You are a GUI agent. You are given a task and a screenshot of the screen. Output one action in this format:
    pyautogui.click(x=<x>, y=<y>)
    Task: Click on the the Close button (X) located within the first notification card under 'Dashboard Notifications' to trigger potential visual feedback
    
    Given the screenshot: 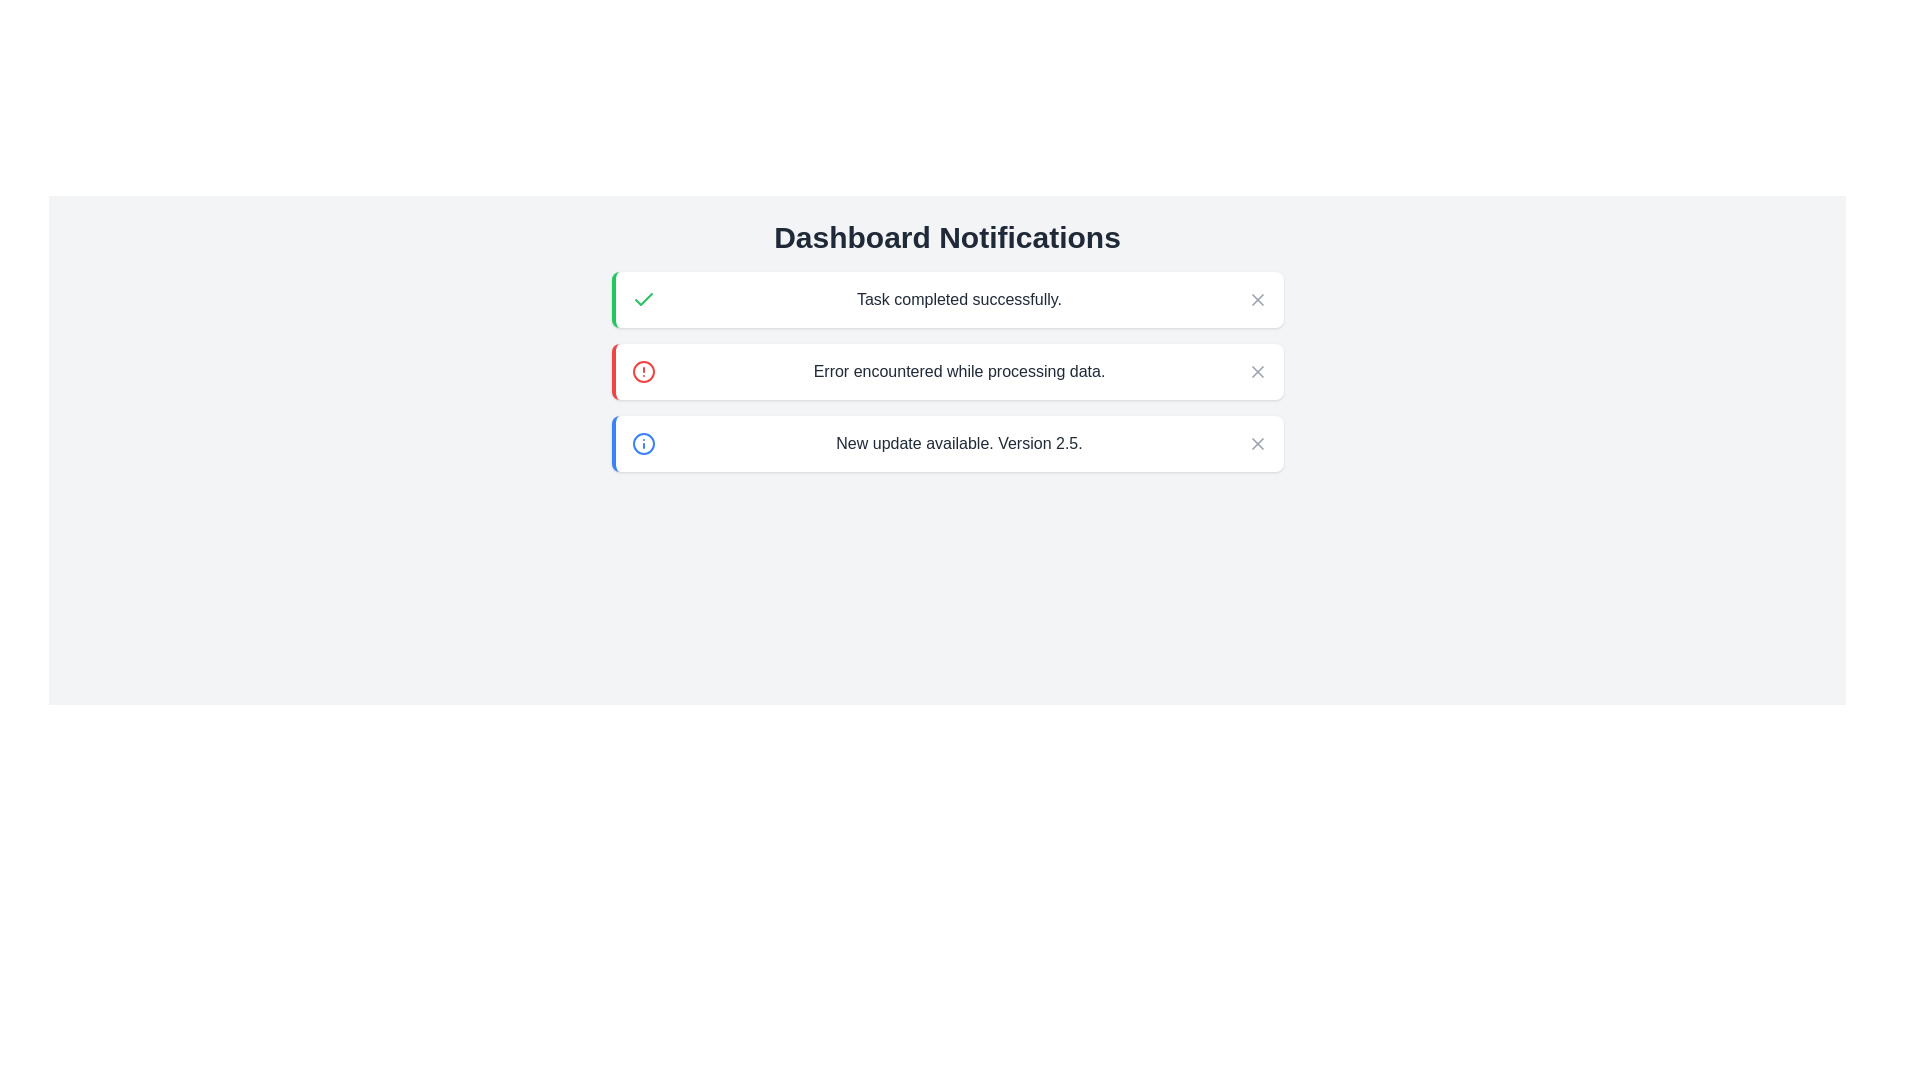 What is the action you would take?
    pyautogui.click(x=1256, y=300)
    